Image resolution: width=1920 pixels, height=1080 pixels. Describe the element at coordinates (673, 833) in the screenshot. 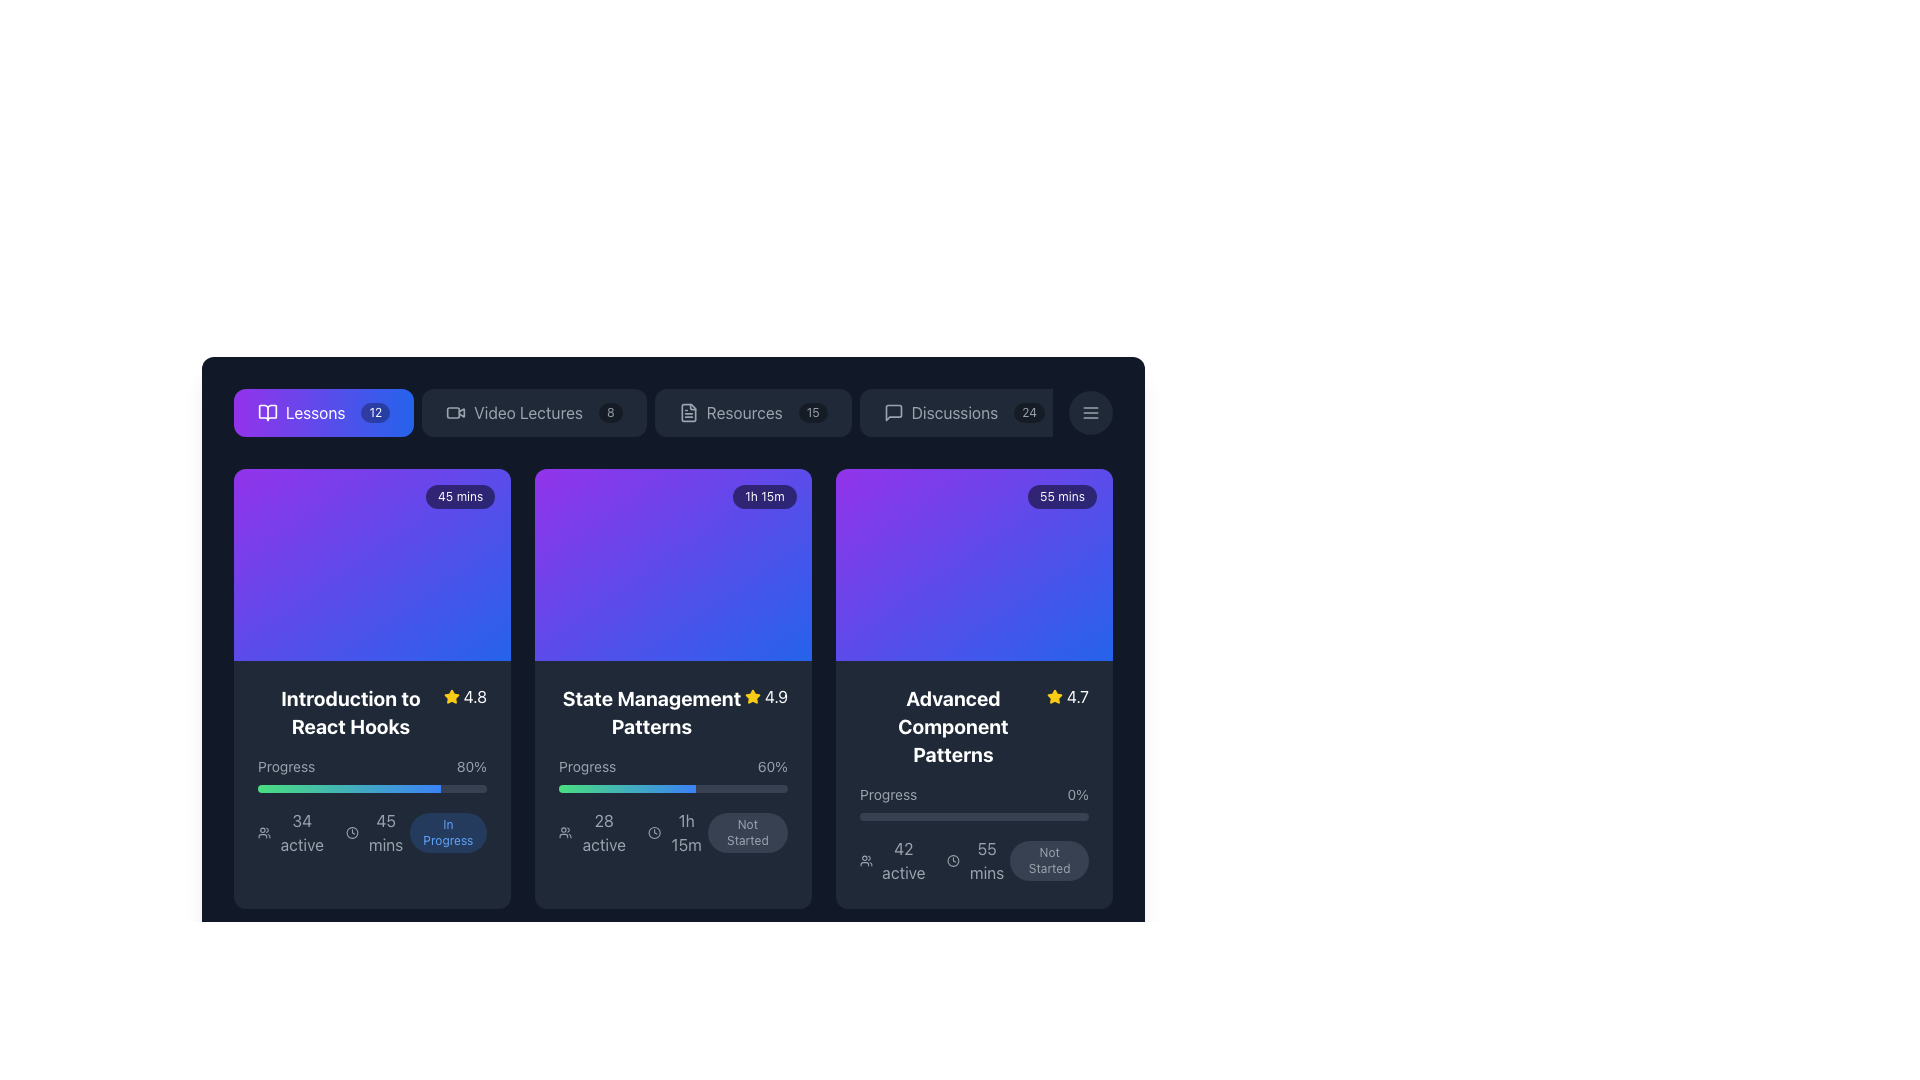

I see `the informative data display element located in the middle of three sections under the 'State Management Patterns' card` at that location.